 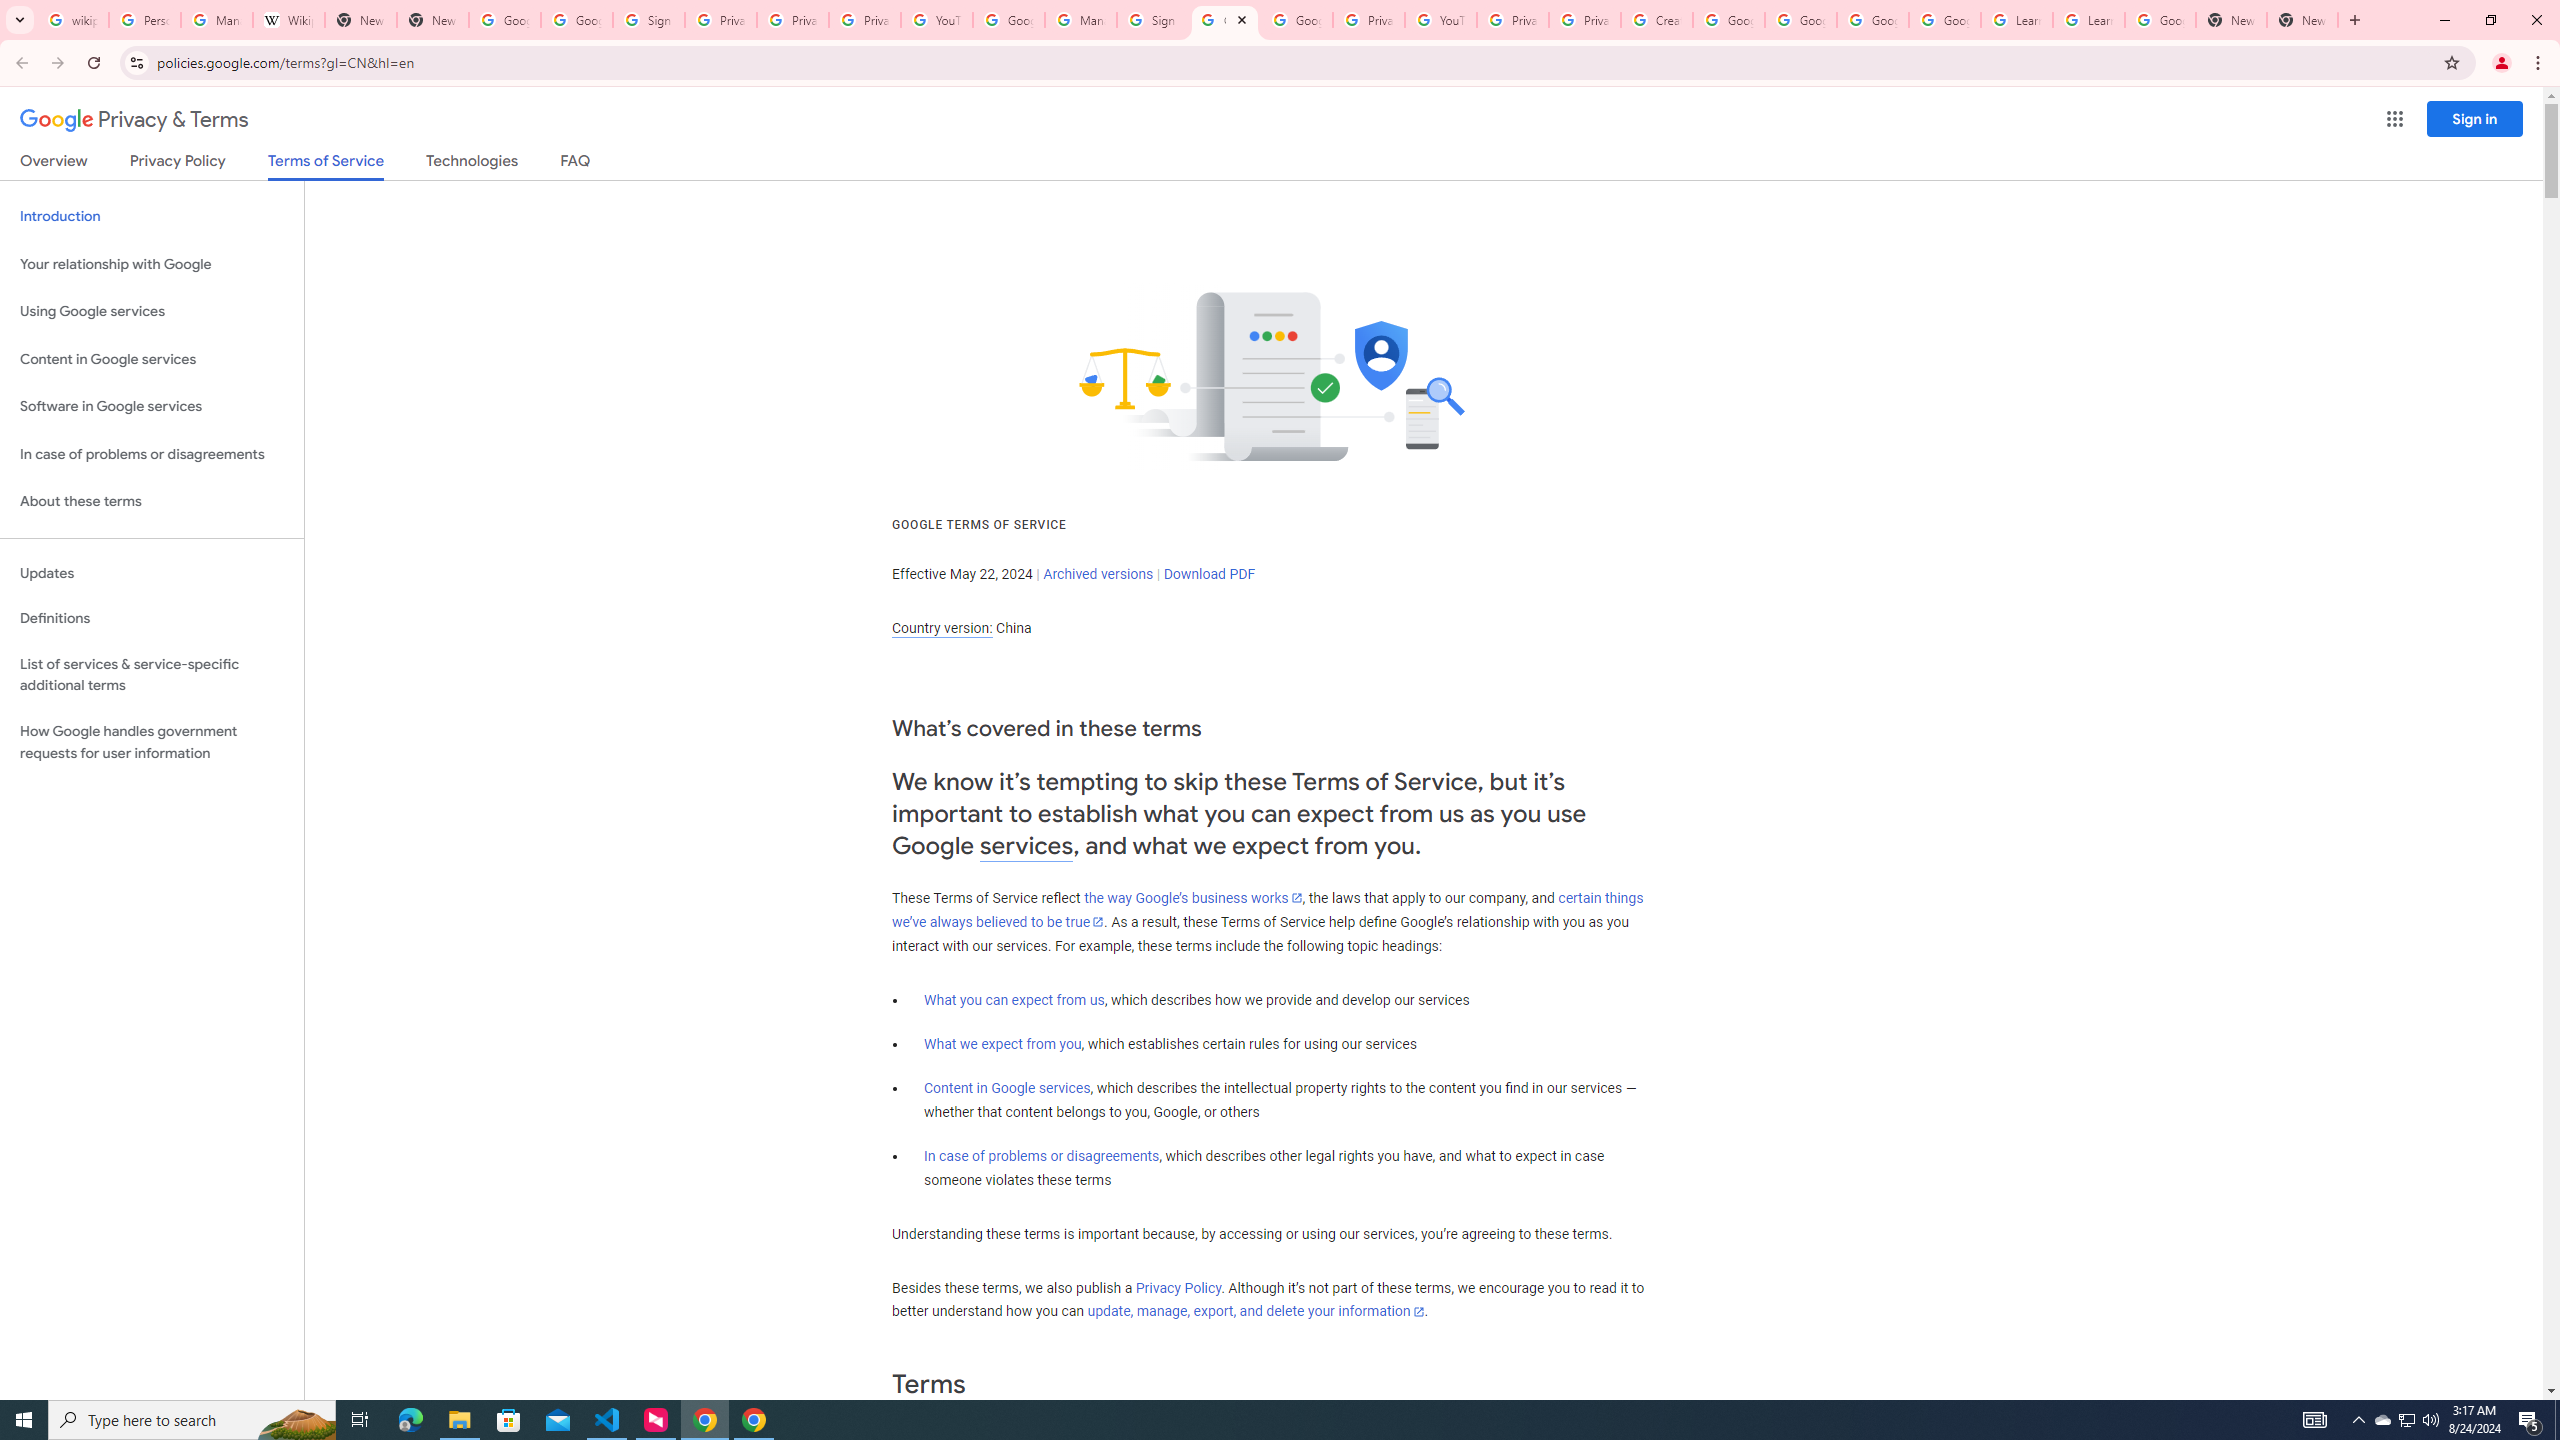 I want to click on 'Your relationship with Google', so click(x=151, y=264).